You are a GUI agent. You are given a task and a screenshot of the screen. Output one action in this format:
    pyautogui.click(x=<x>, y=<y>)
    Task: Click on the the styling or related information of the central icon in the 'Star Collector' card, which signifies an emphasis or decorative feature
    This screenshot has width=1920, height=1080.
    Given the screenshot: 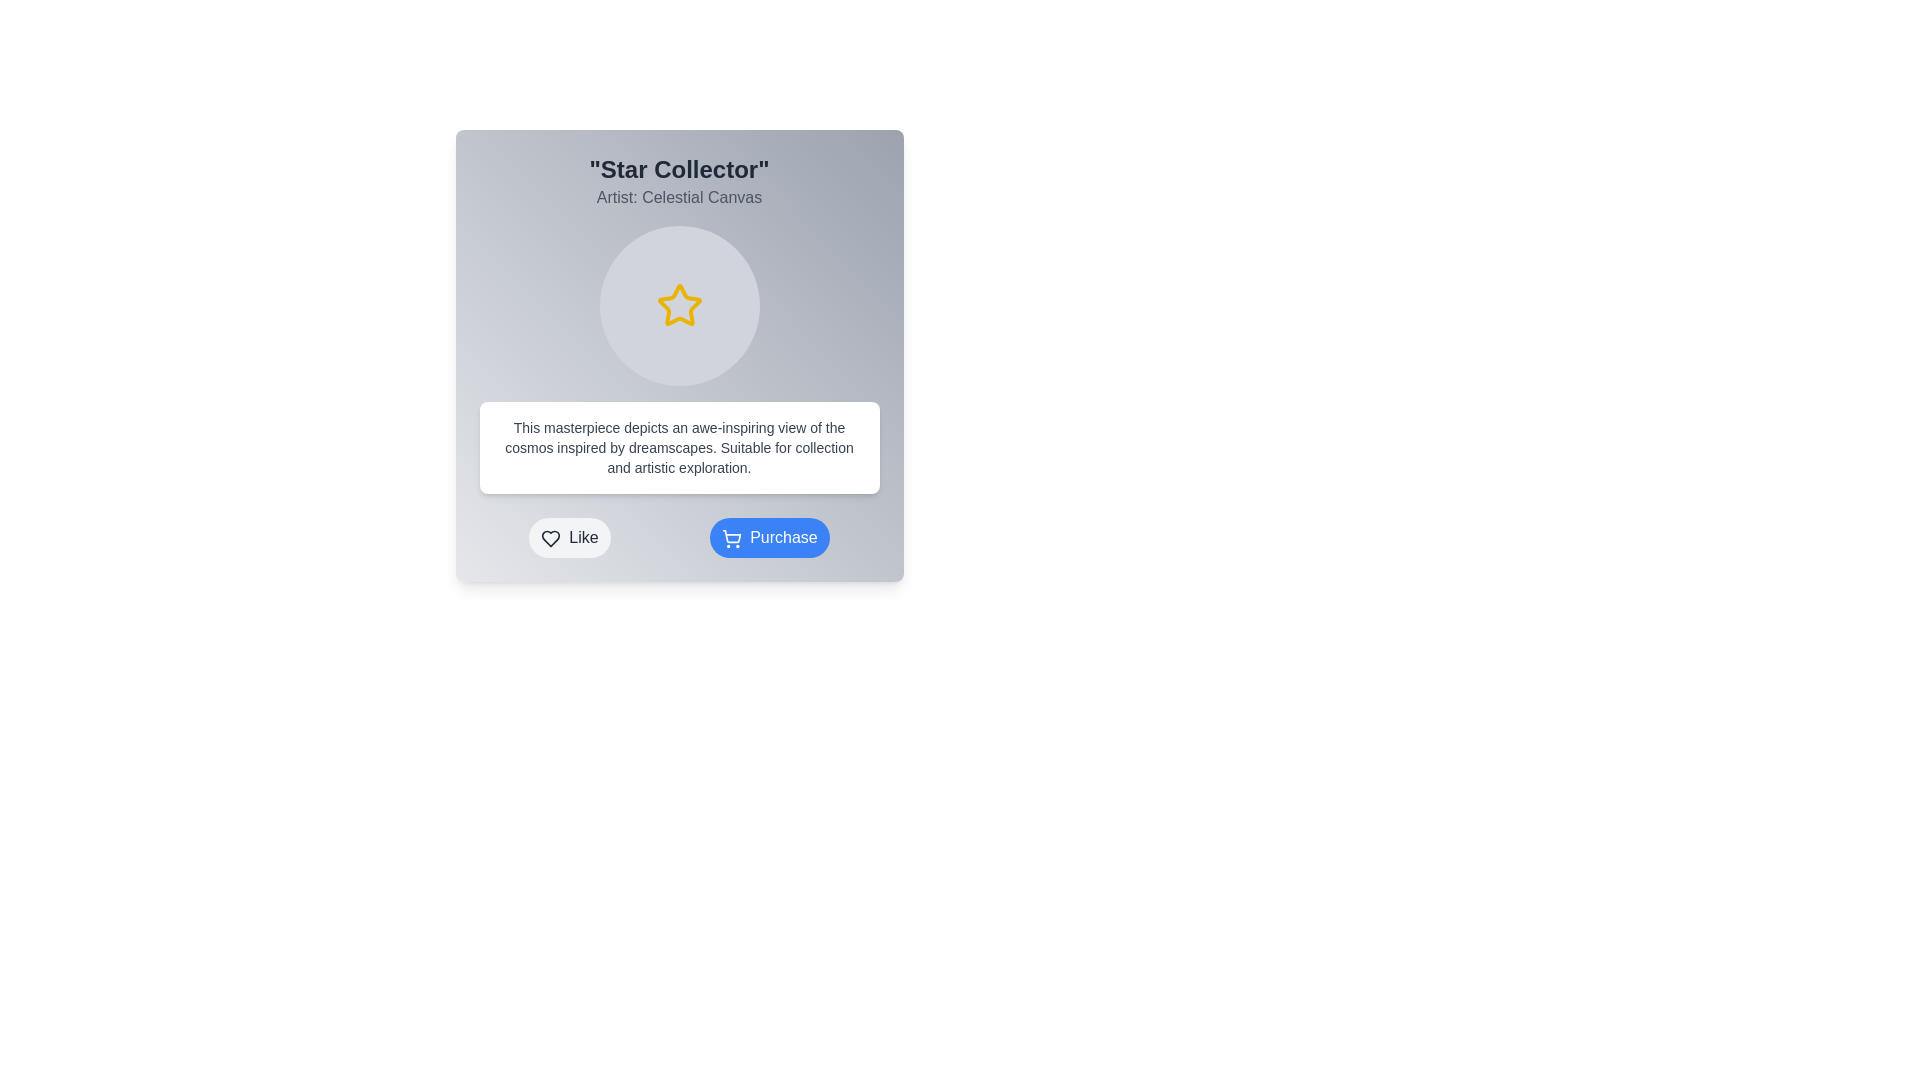 What is the action you would take?
    pyautogui.click(x=679, y=305)
    